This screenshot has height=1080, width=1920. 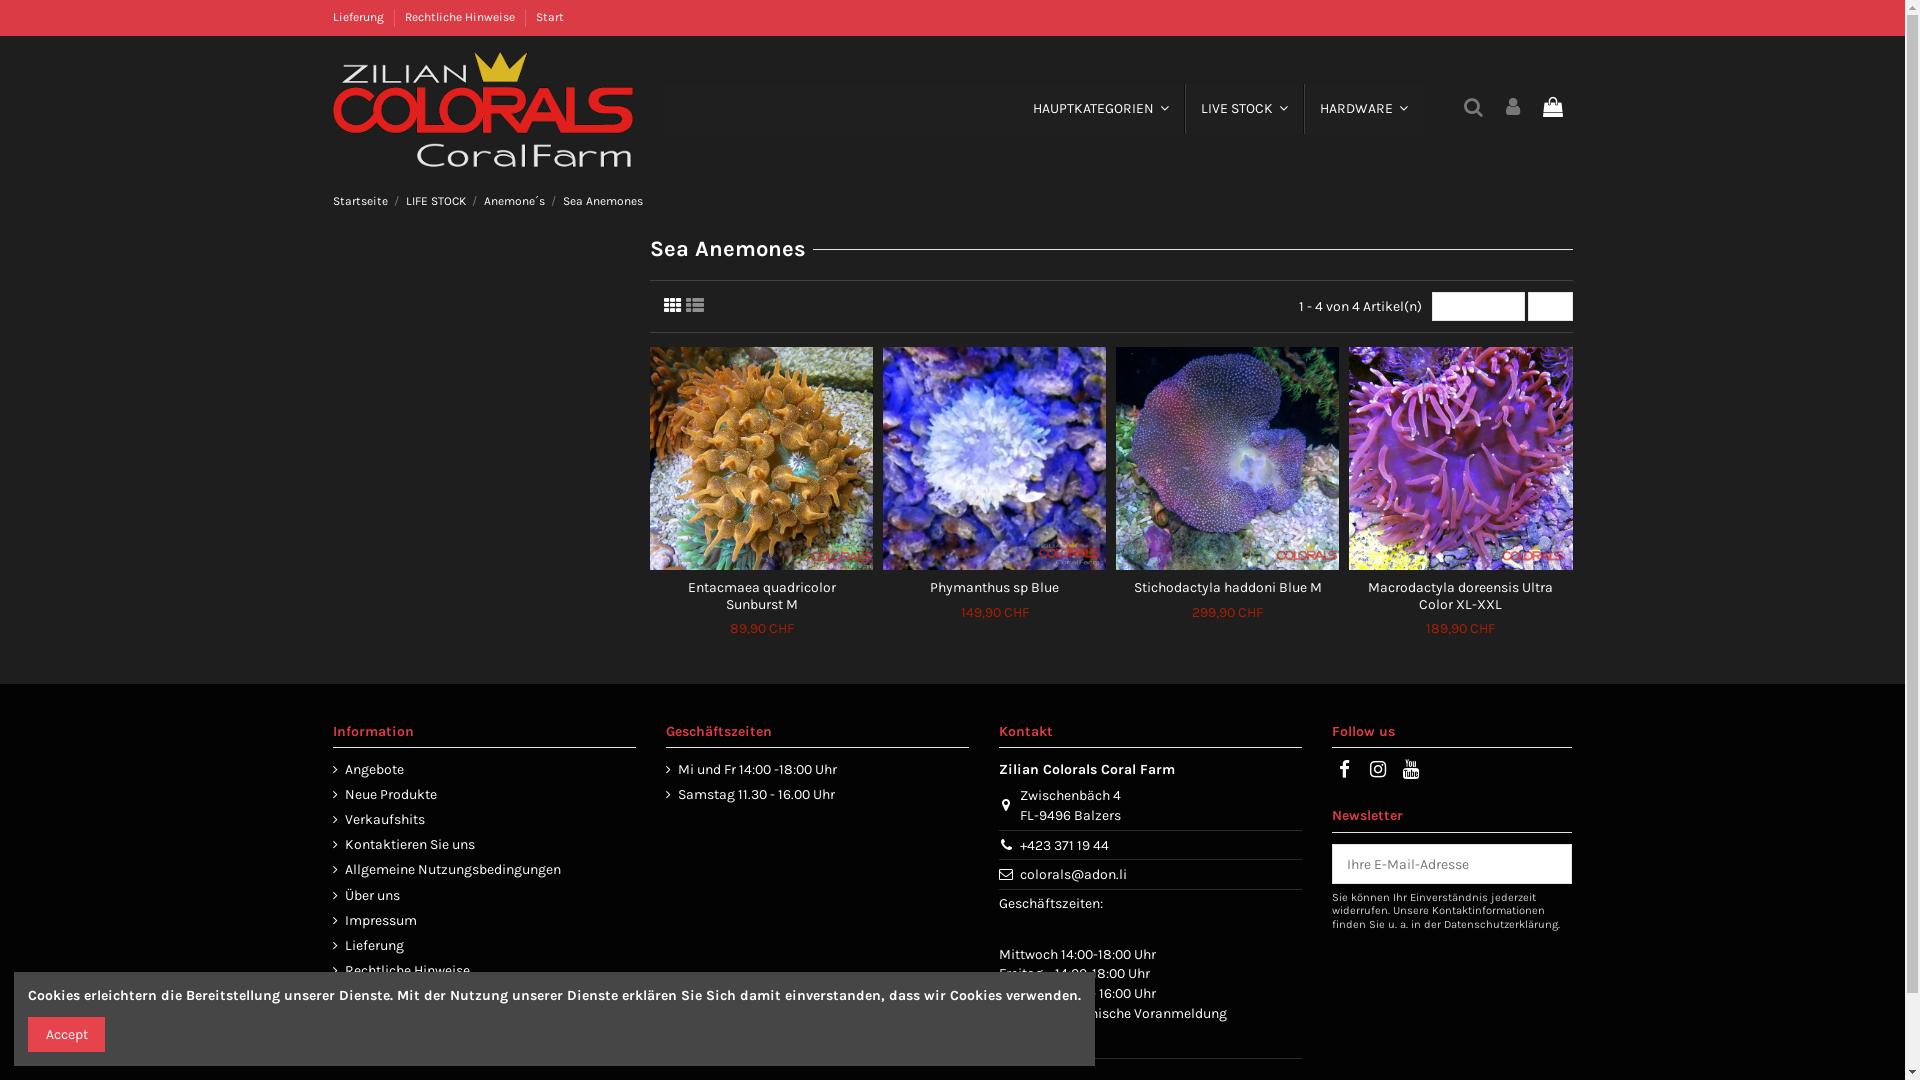 I want to click on 'Neue Produkte', so click(x=384, y=793).